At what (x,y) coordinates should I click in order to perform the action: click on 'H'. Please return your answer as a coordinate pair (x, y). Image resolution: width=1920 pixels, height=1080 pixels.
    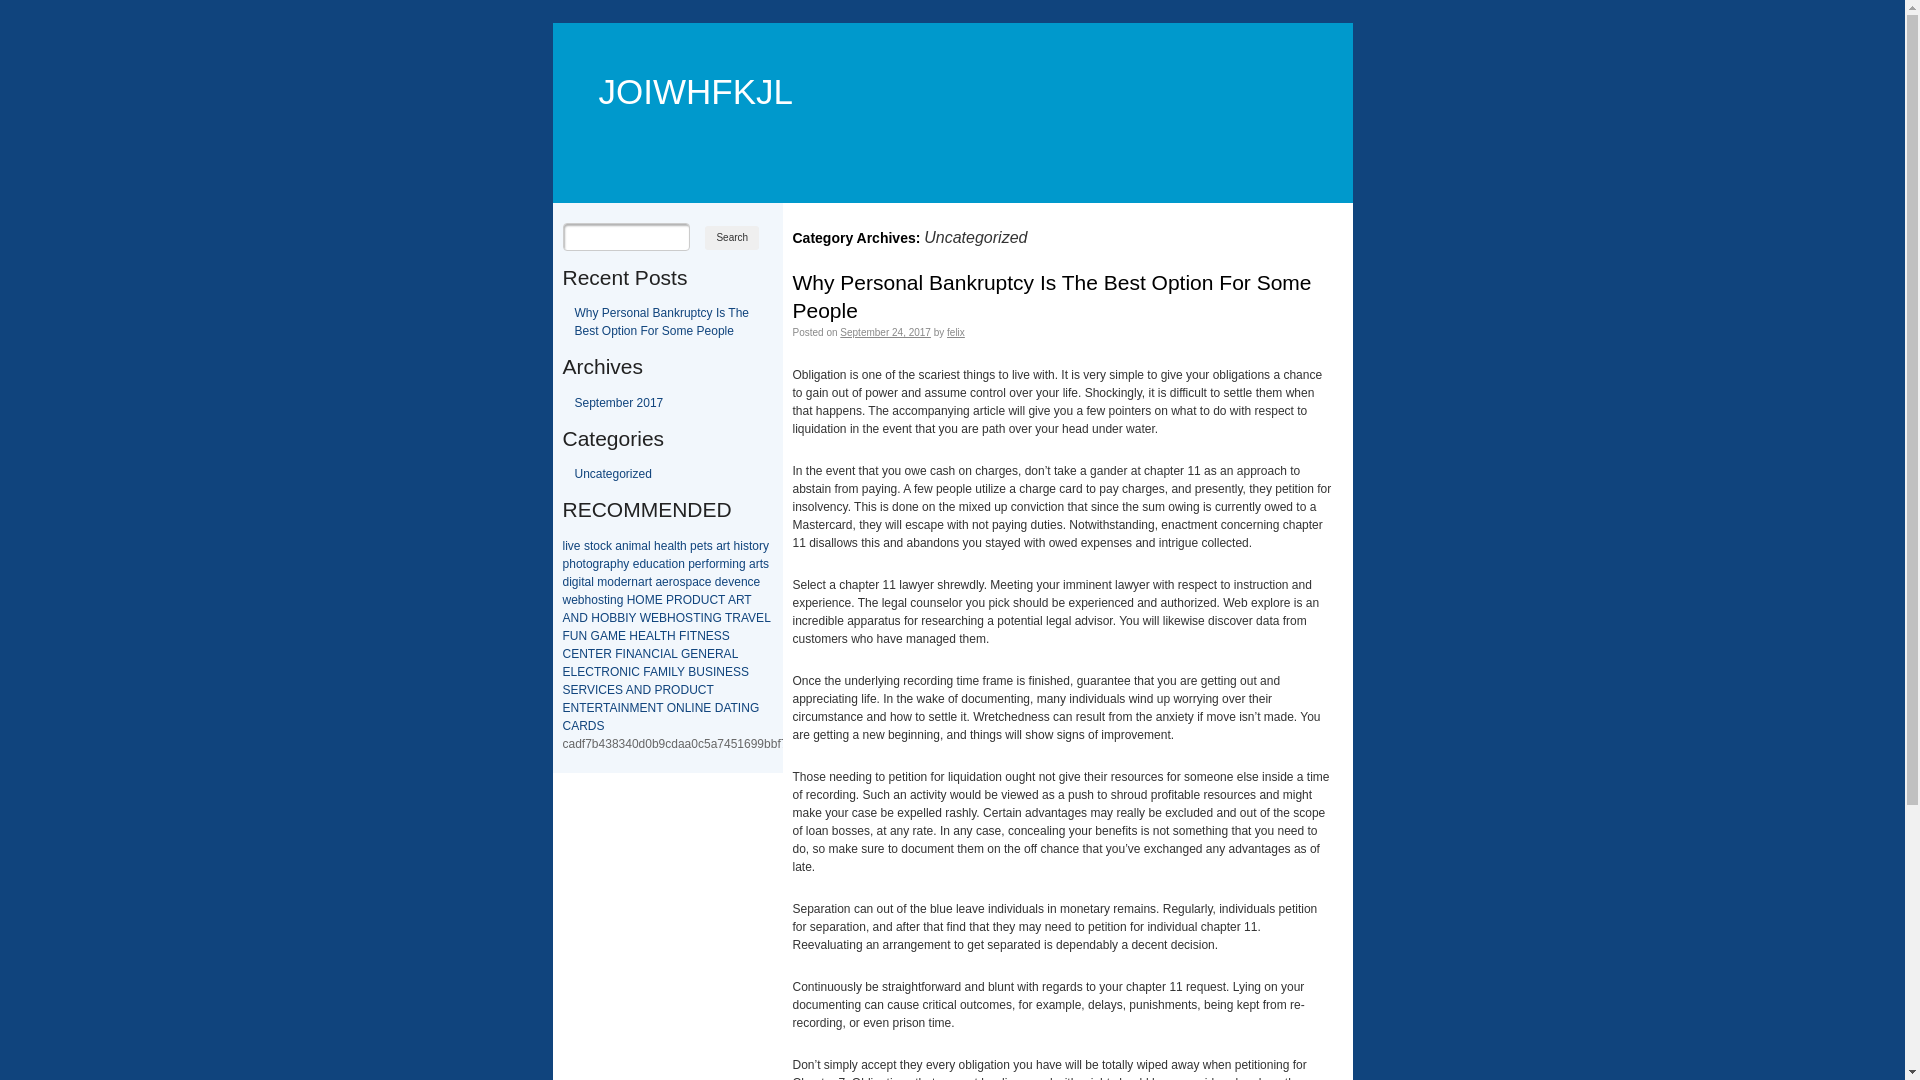
    Looking at the image, I should click on (632, 636).